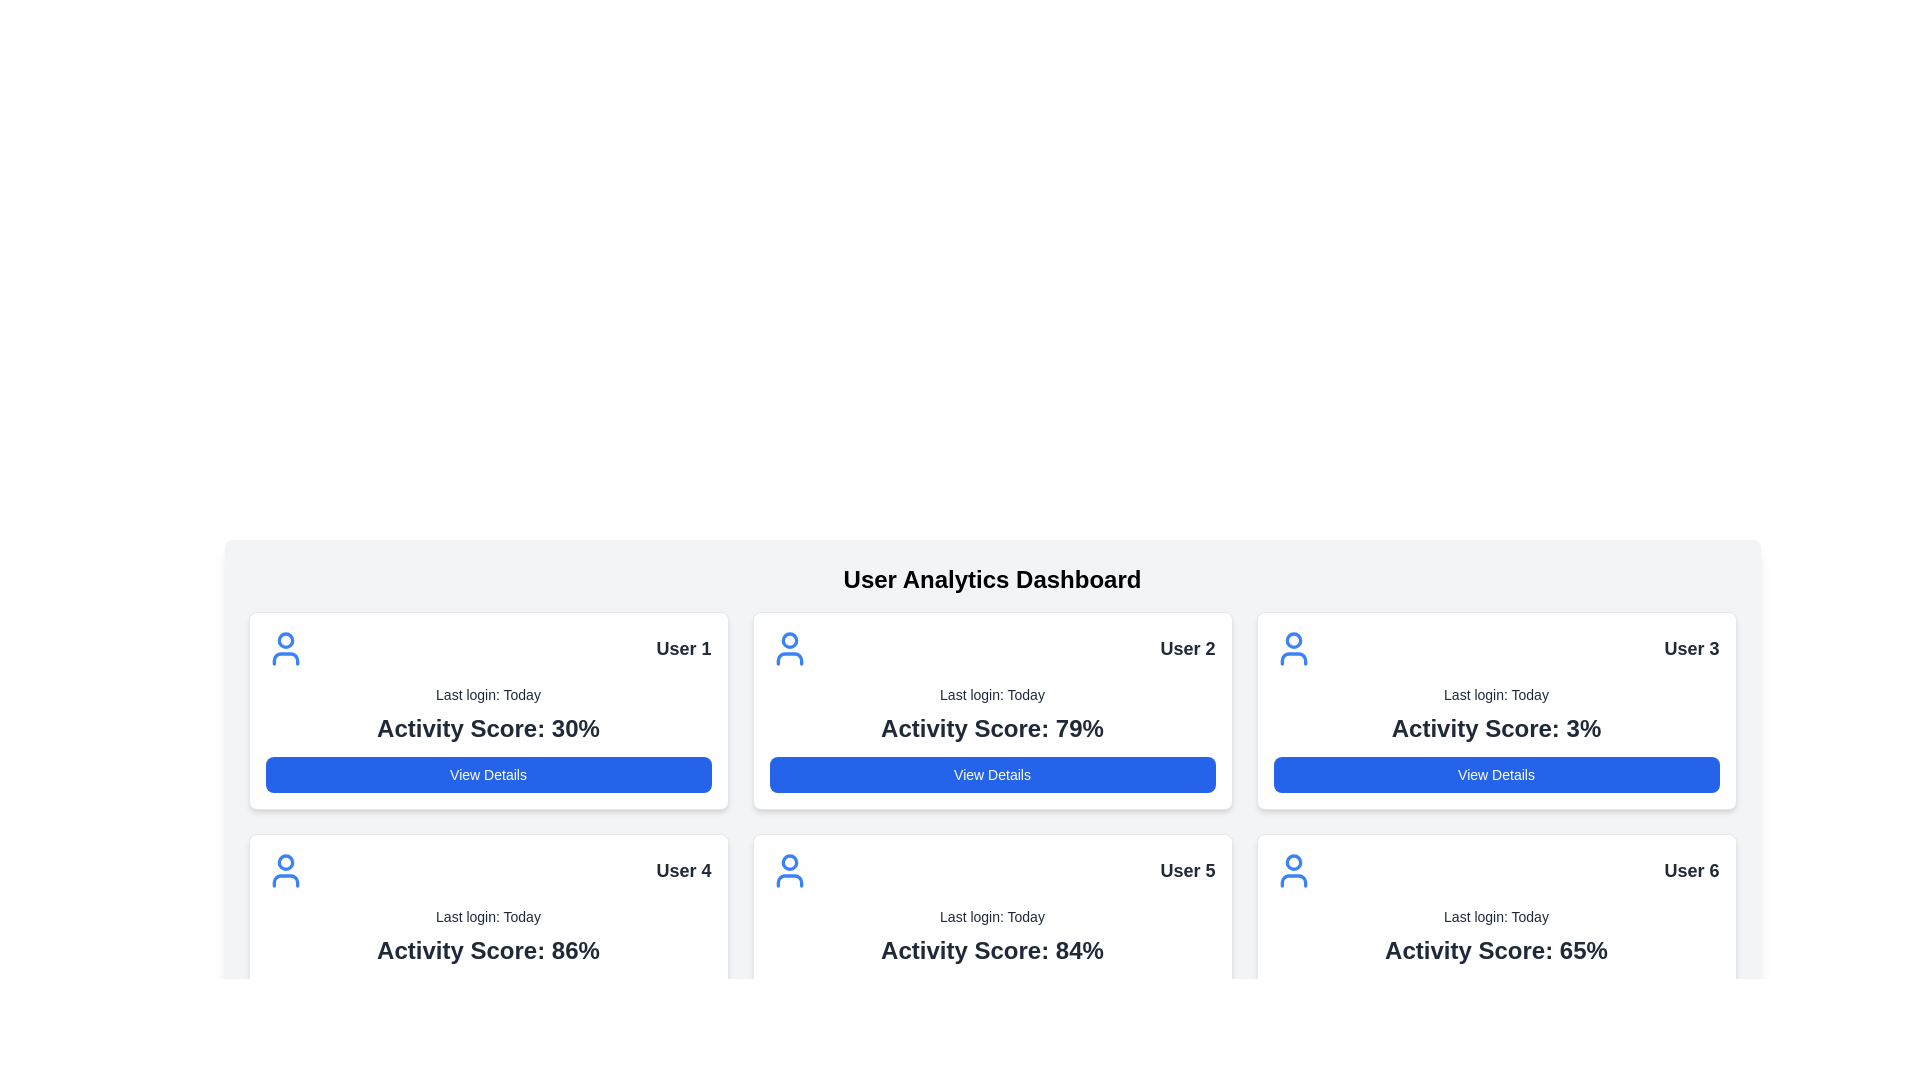 This screenshot has height=1080, width=1920. Describe the element at coordinates (1496, 917) in the screenshot. I see `the text snippet that reads 'Last login: Today', which is the second text block in the user information card, positioned sixth in the grid layout` at that location.